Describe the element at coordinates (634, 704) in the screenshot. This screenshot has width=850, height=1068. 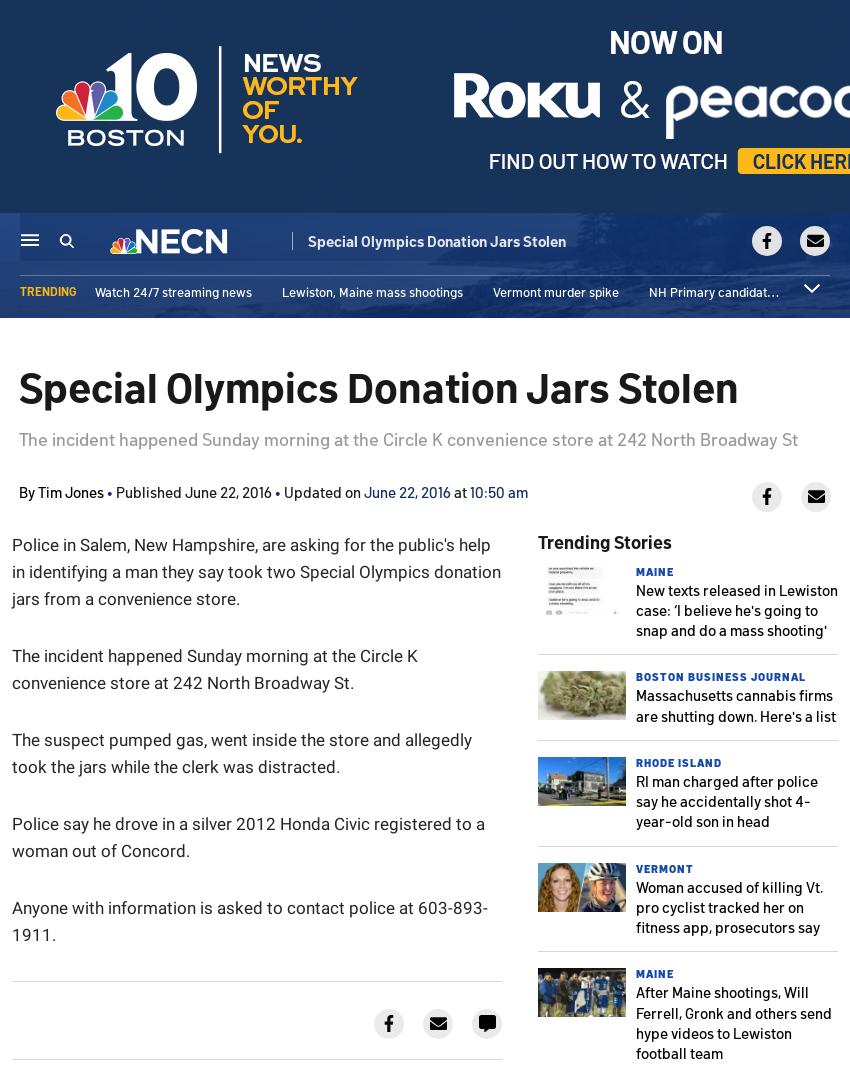
I see `'Massachusetts cannabis firms are shutting down. Here's a list'` at that location.